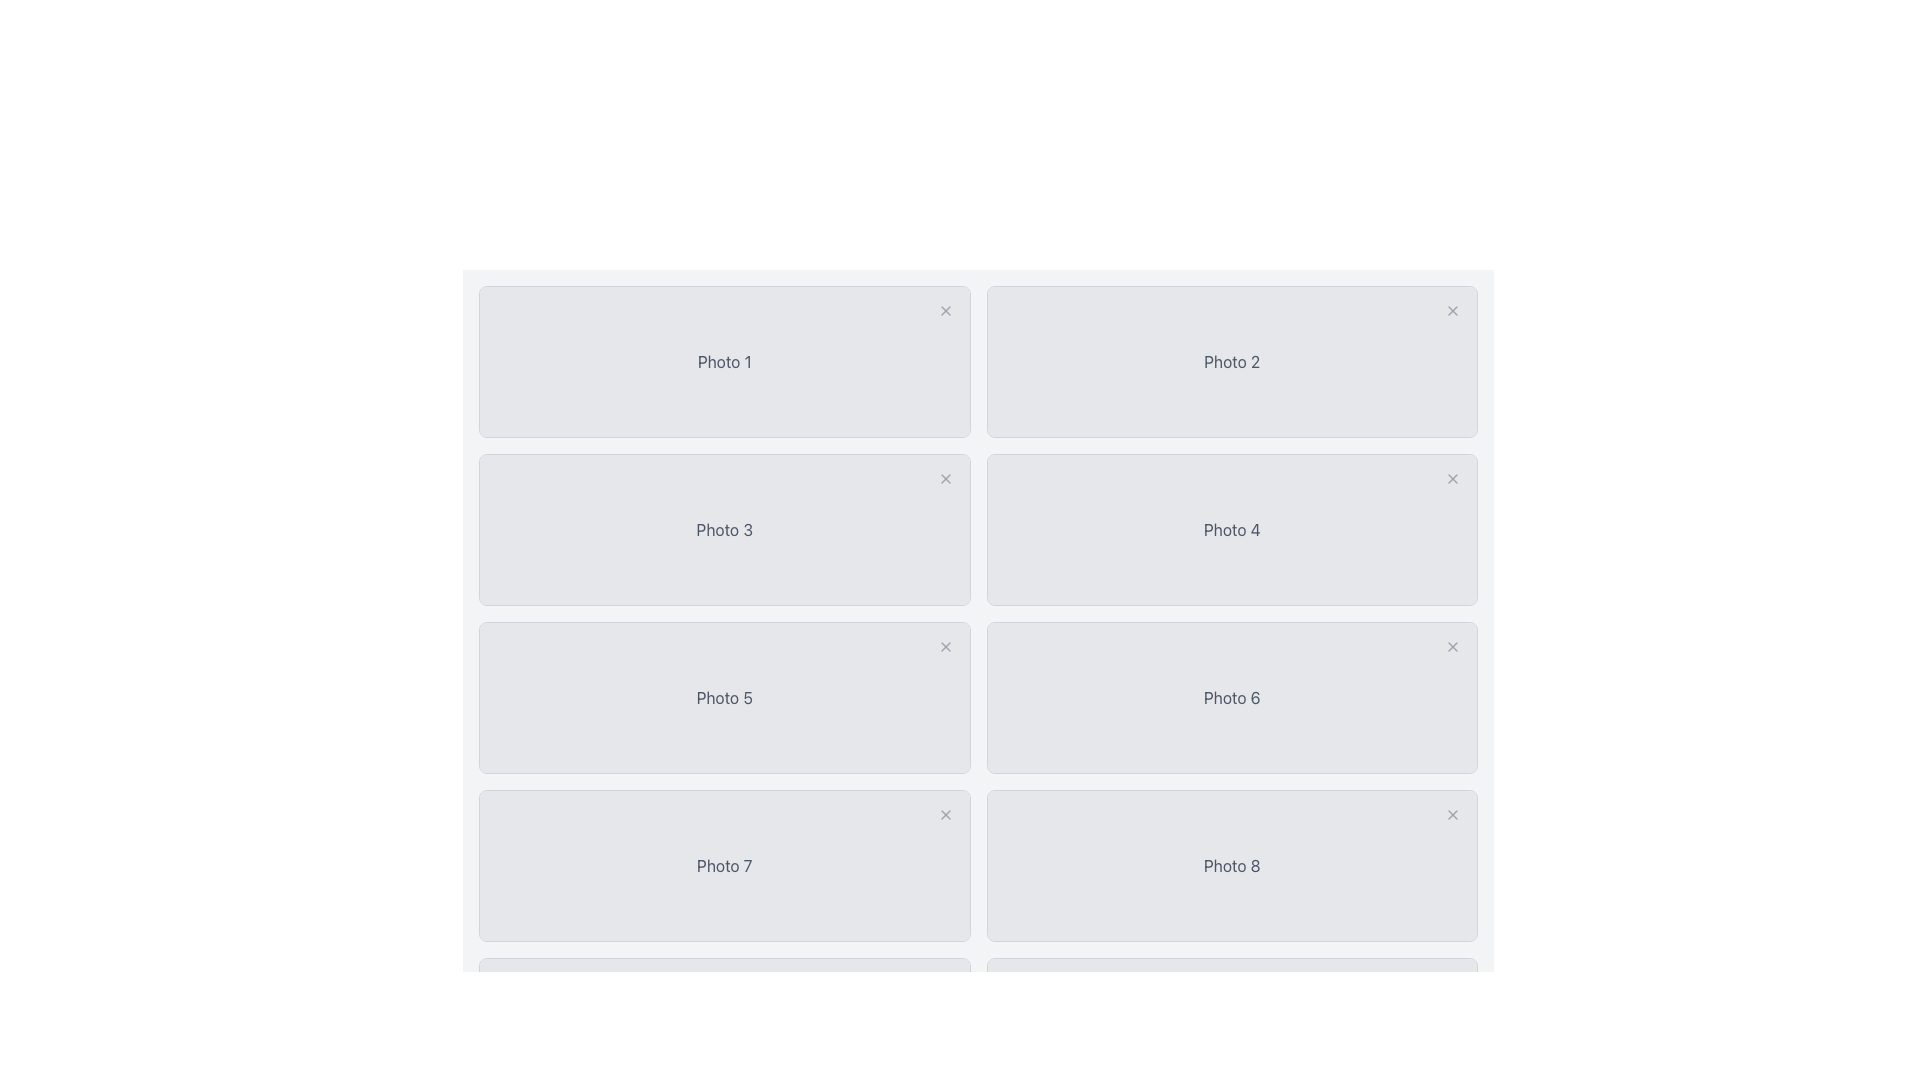  Describe the element at coordinates (944, 478) in the screenshot. I see `the close 'X' button located in the top right corner of the 'Photo 3' card` at that location.